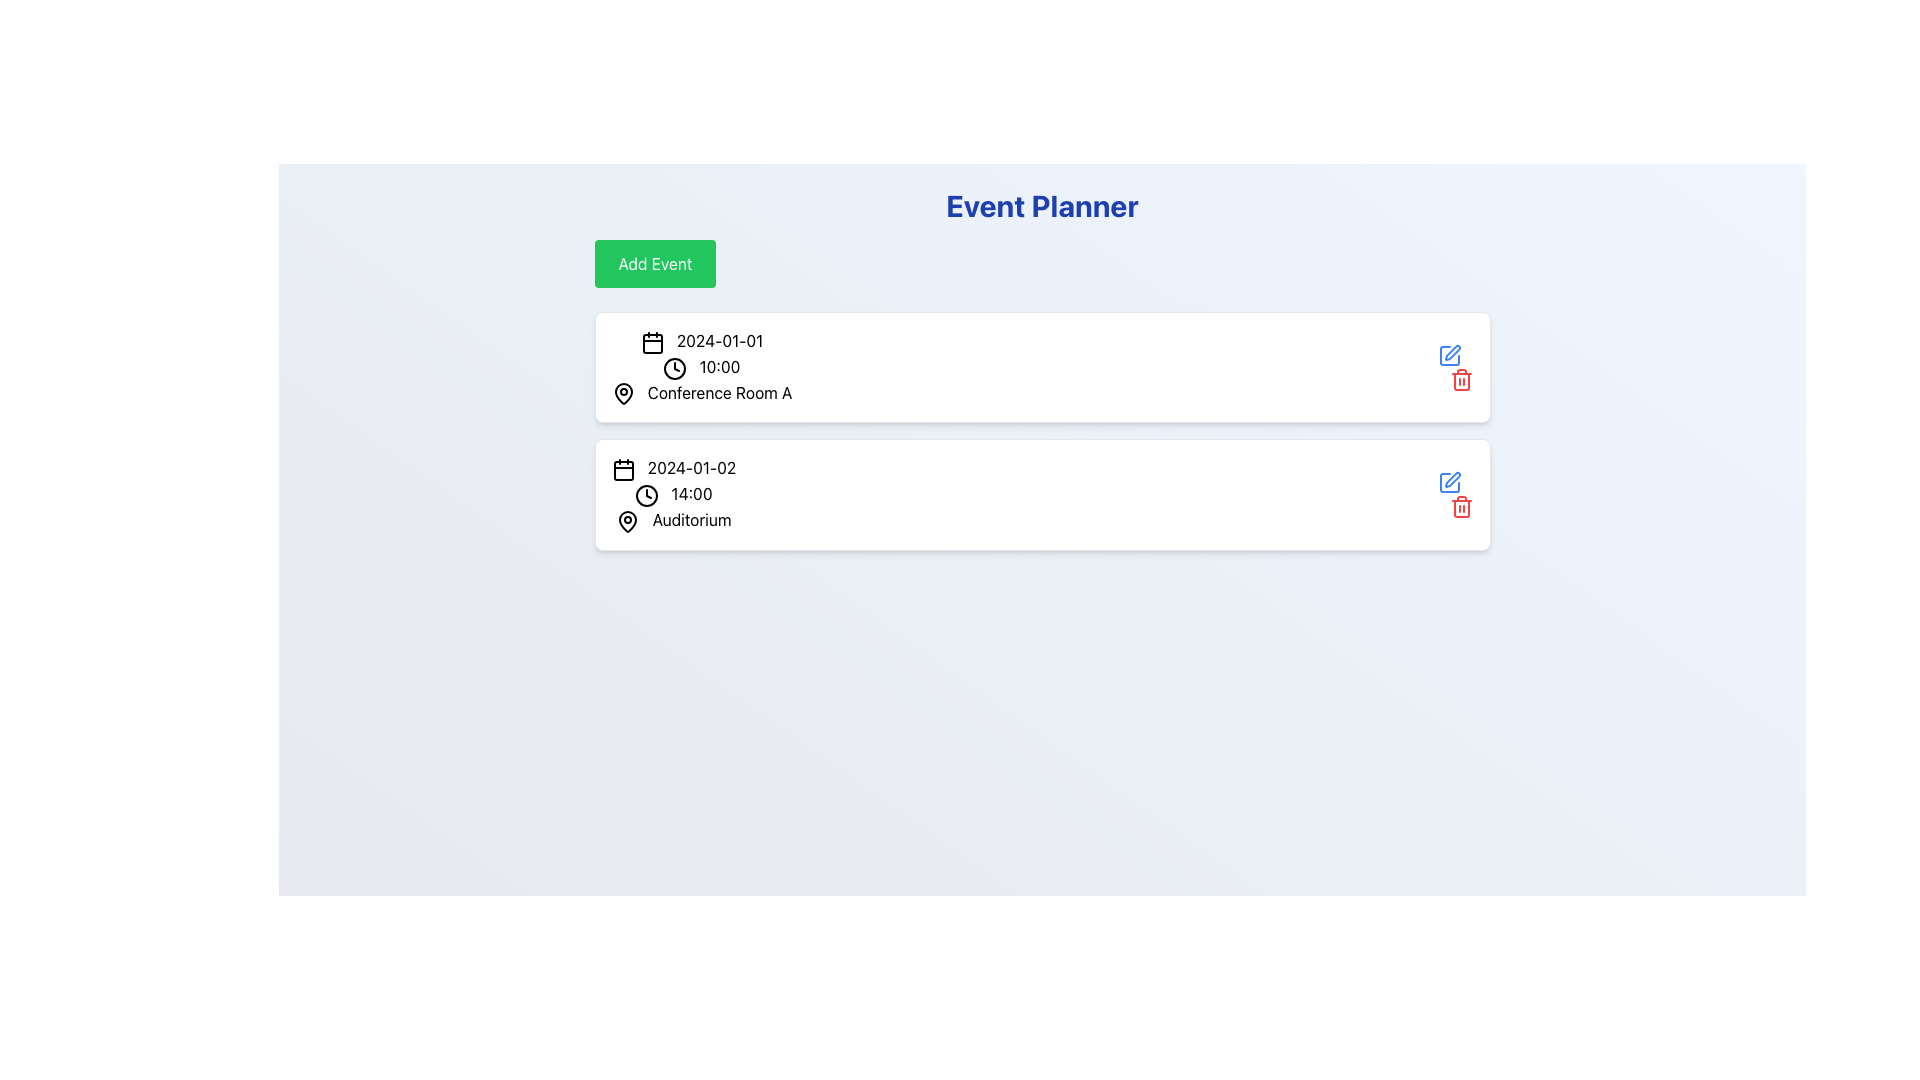 The width and height of the screenshot is (1920, 1080). What do you see at coordinates (1461, 381) in the screenshot?
I see `the red trash can icon element located in the toolbar on the right side of the event item entry, which indicates delete functionality` at bounding box center [1461, 381].